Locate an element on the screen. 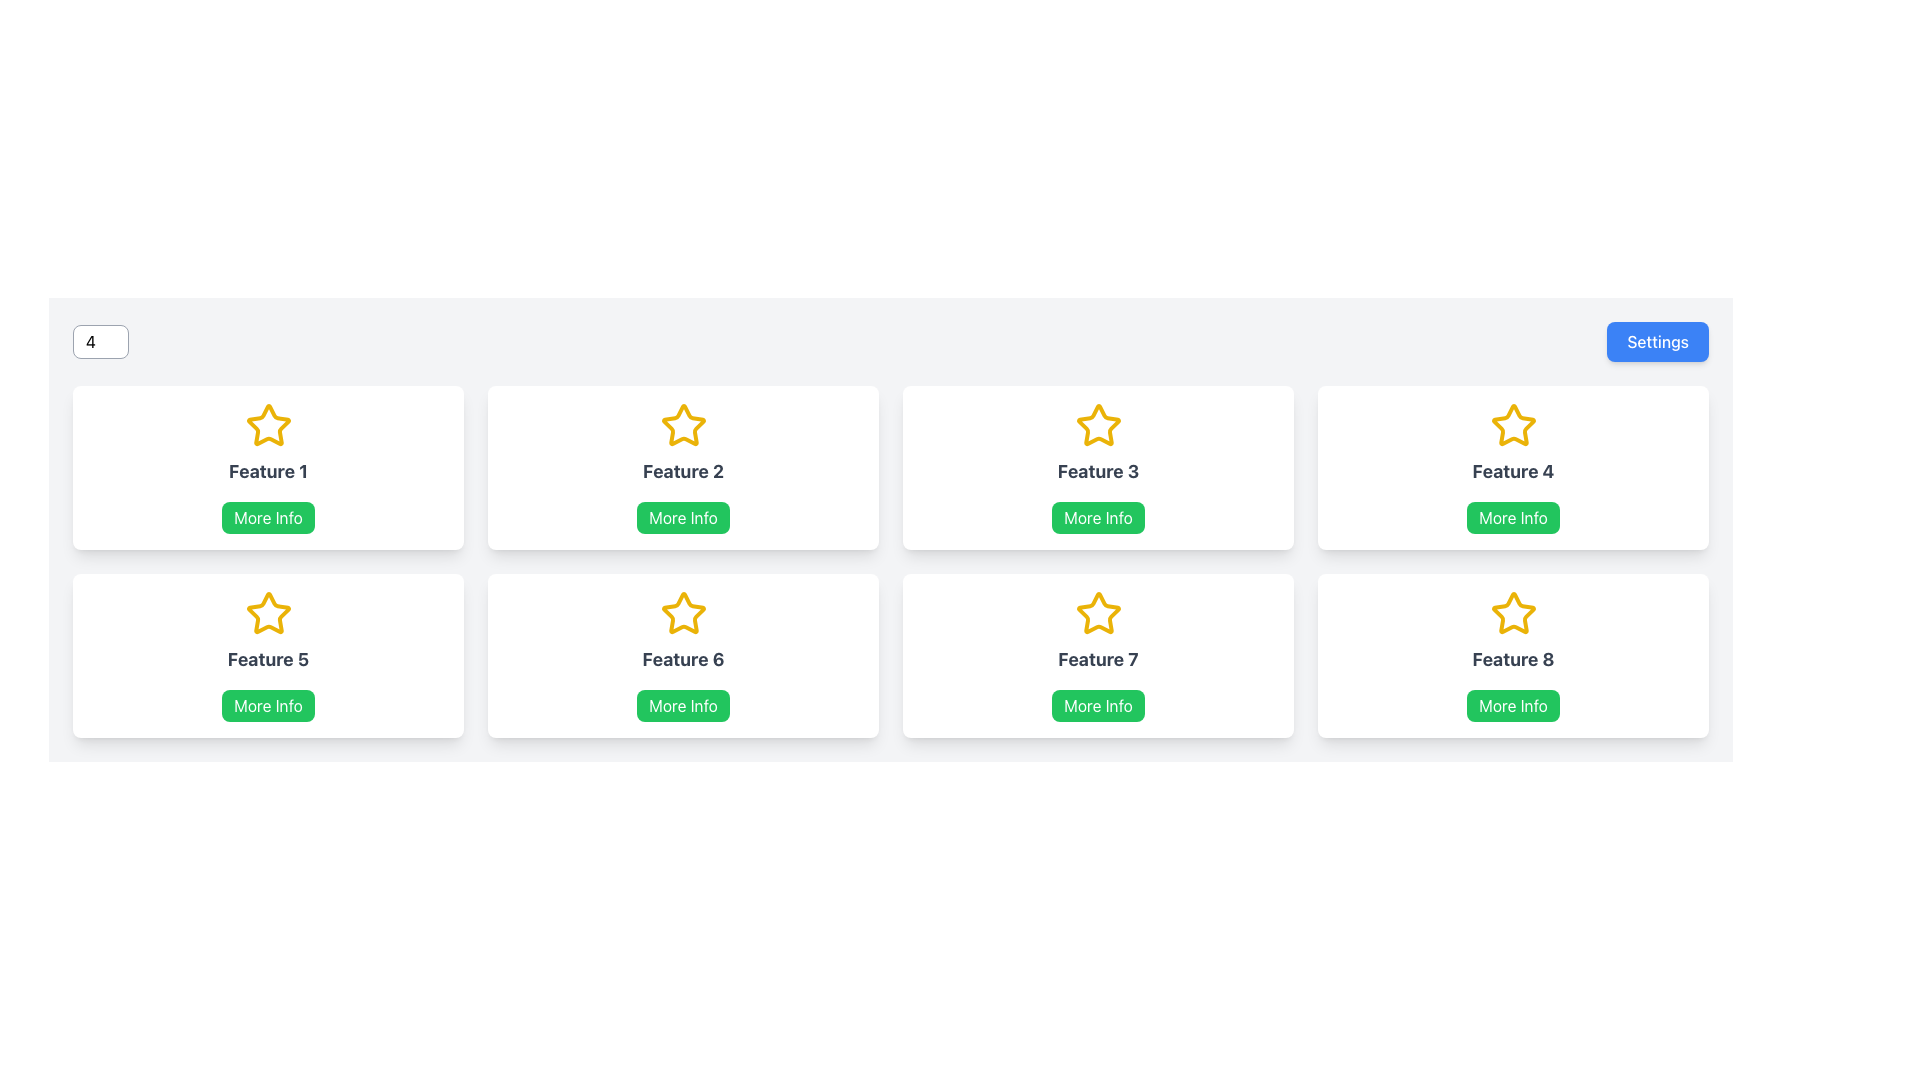 The height and width of the screenshot is (1080, 1920). the text label located in the fourth card of the grid layout, which identifies the feature associated with the card, situated below the star icon and above the 'More Info' button is located at coordinates (1513, 471).